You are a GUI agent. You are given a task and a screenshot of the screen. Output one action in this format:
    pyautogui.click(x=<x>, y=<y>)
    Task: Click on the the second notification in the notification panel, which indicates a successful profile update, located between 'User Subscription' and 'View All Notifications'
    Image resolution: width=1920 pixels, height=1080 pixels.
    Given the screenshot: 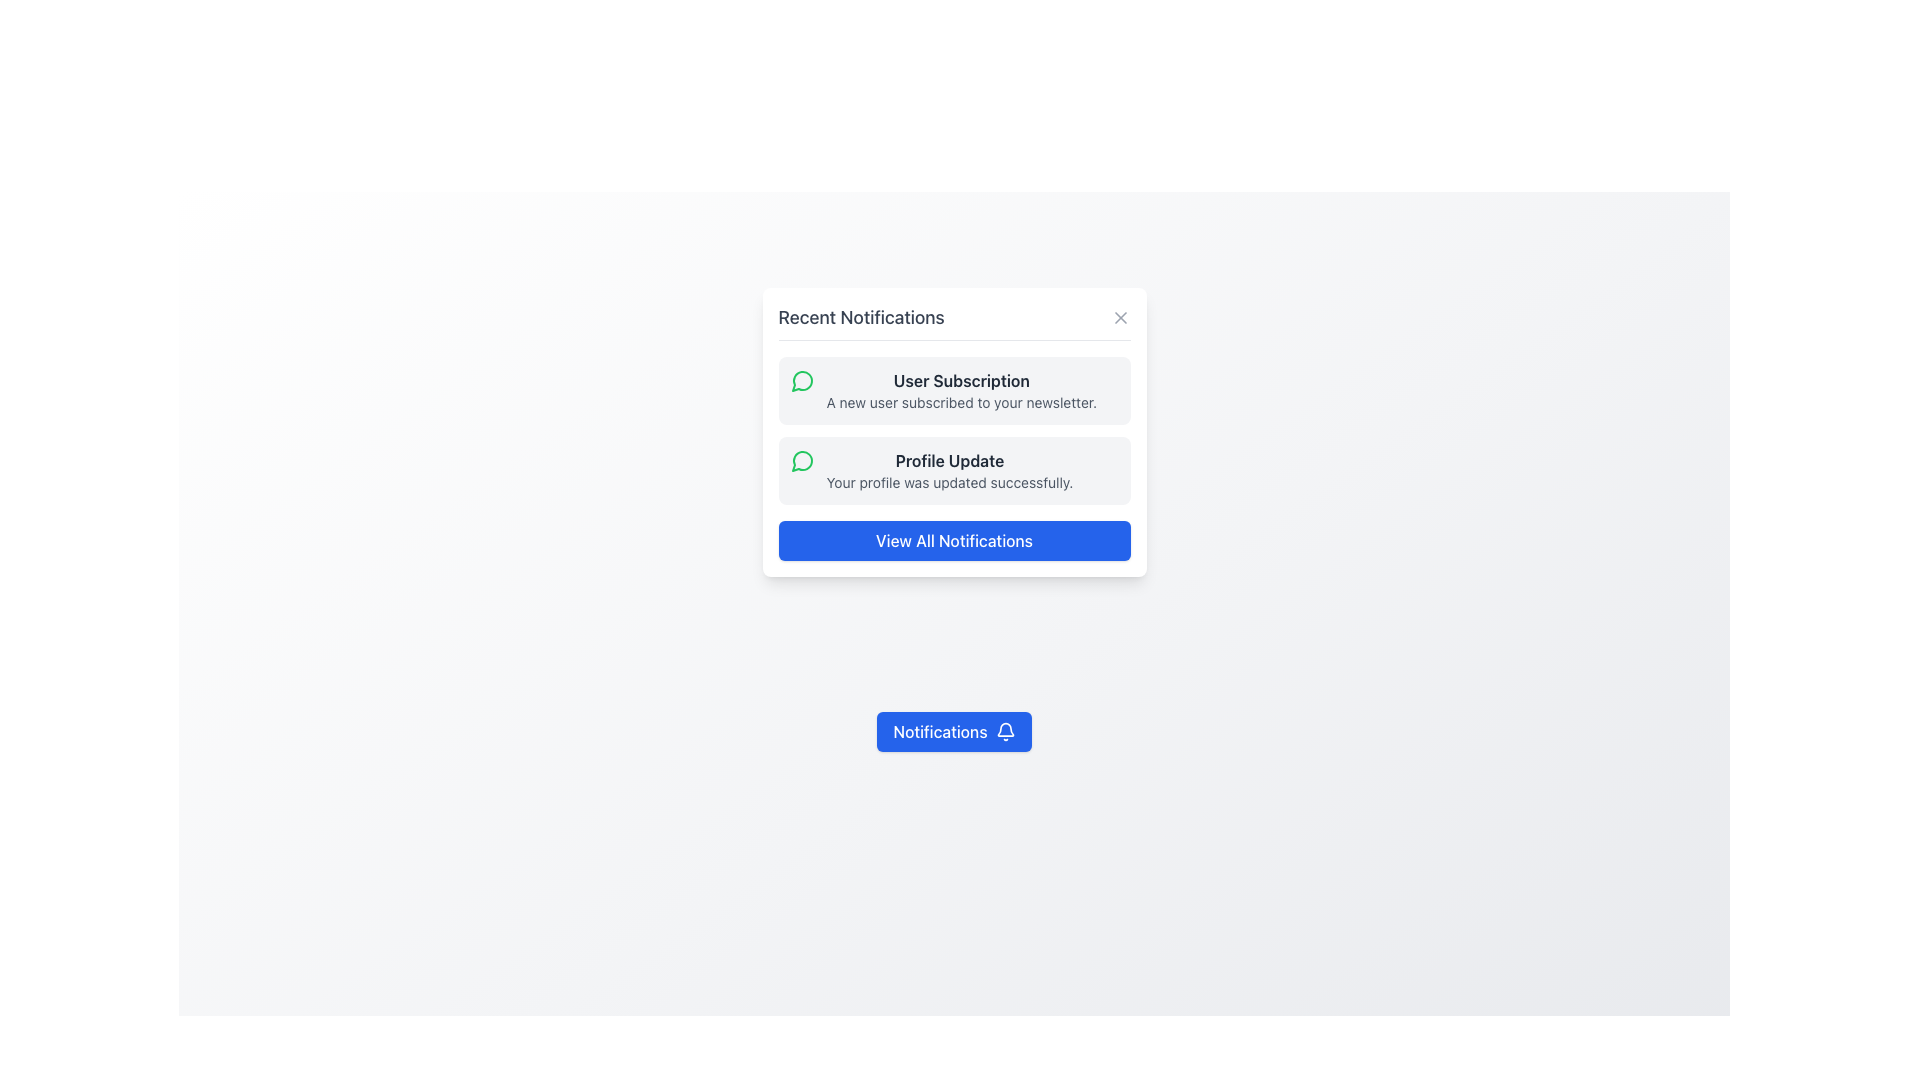 What is the action you would take?
    pyautogui.click(x=953, y=470)
    